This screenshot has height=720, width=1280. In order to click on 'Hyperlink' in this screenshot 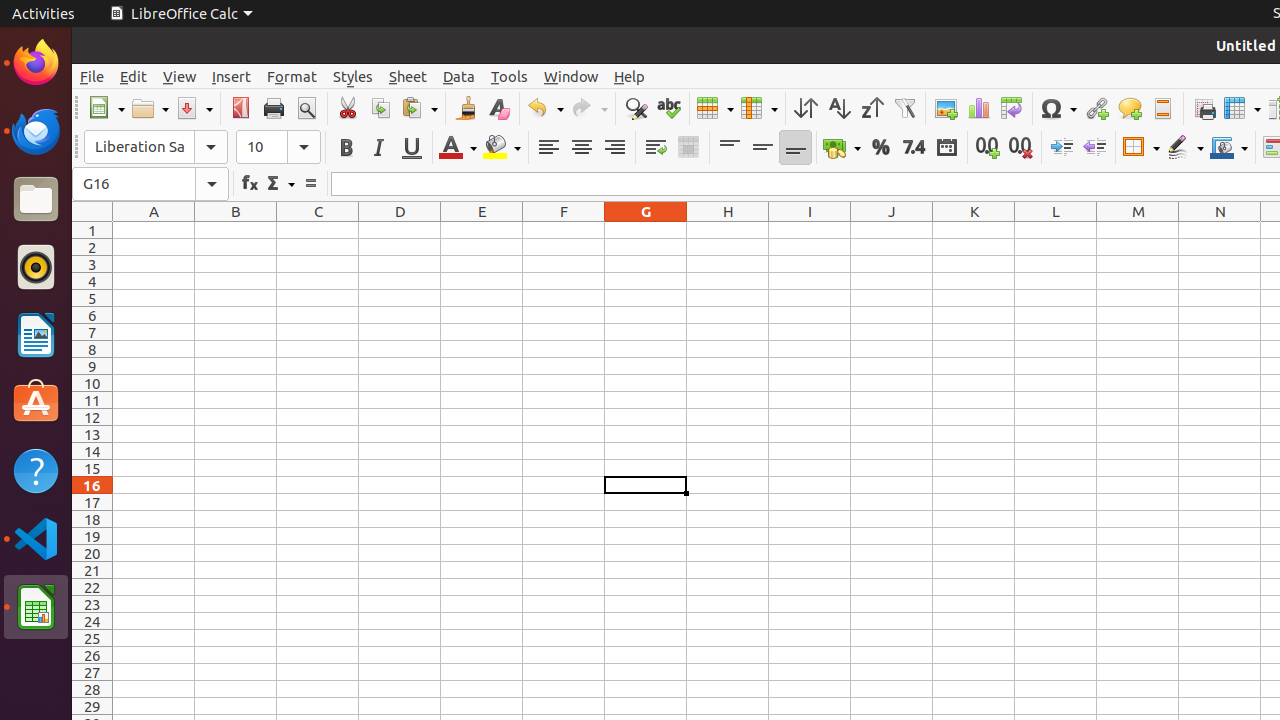, I will do `click(1095, 108)`.